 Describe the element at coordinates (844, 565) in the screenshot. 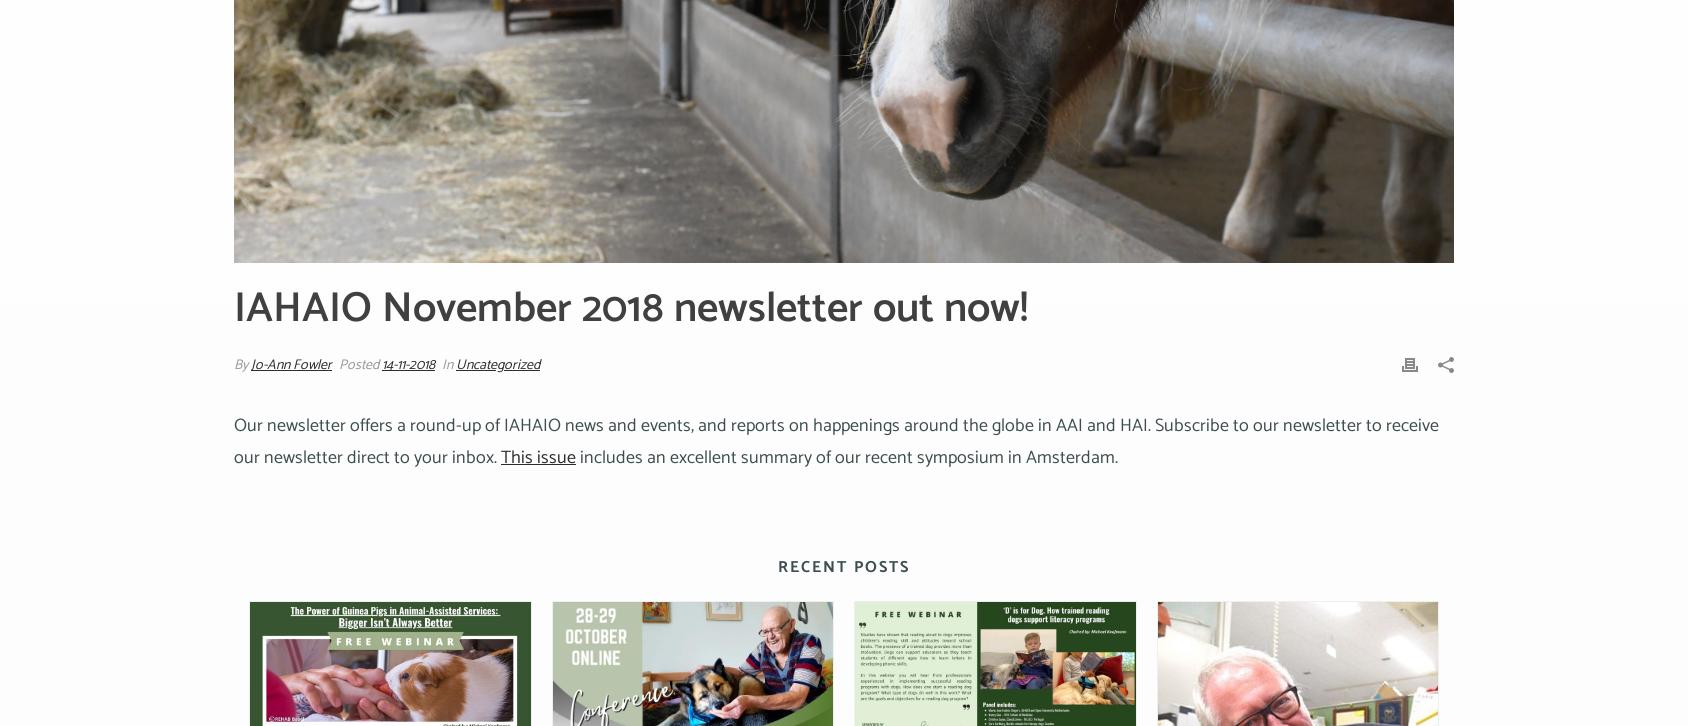

I see `'Recent Posts'` at that location.